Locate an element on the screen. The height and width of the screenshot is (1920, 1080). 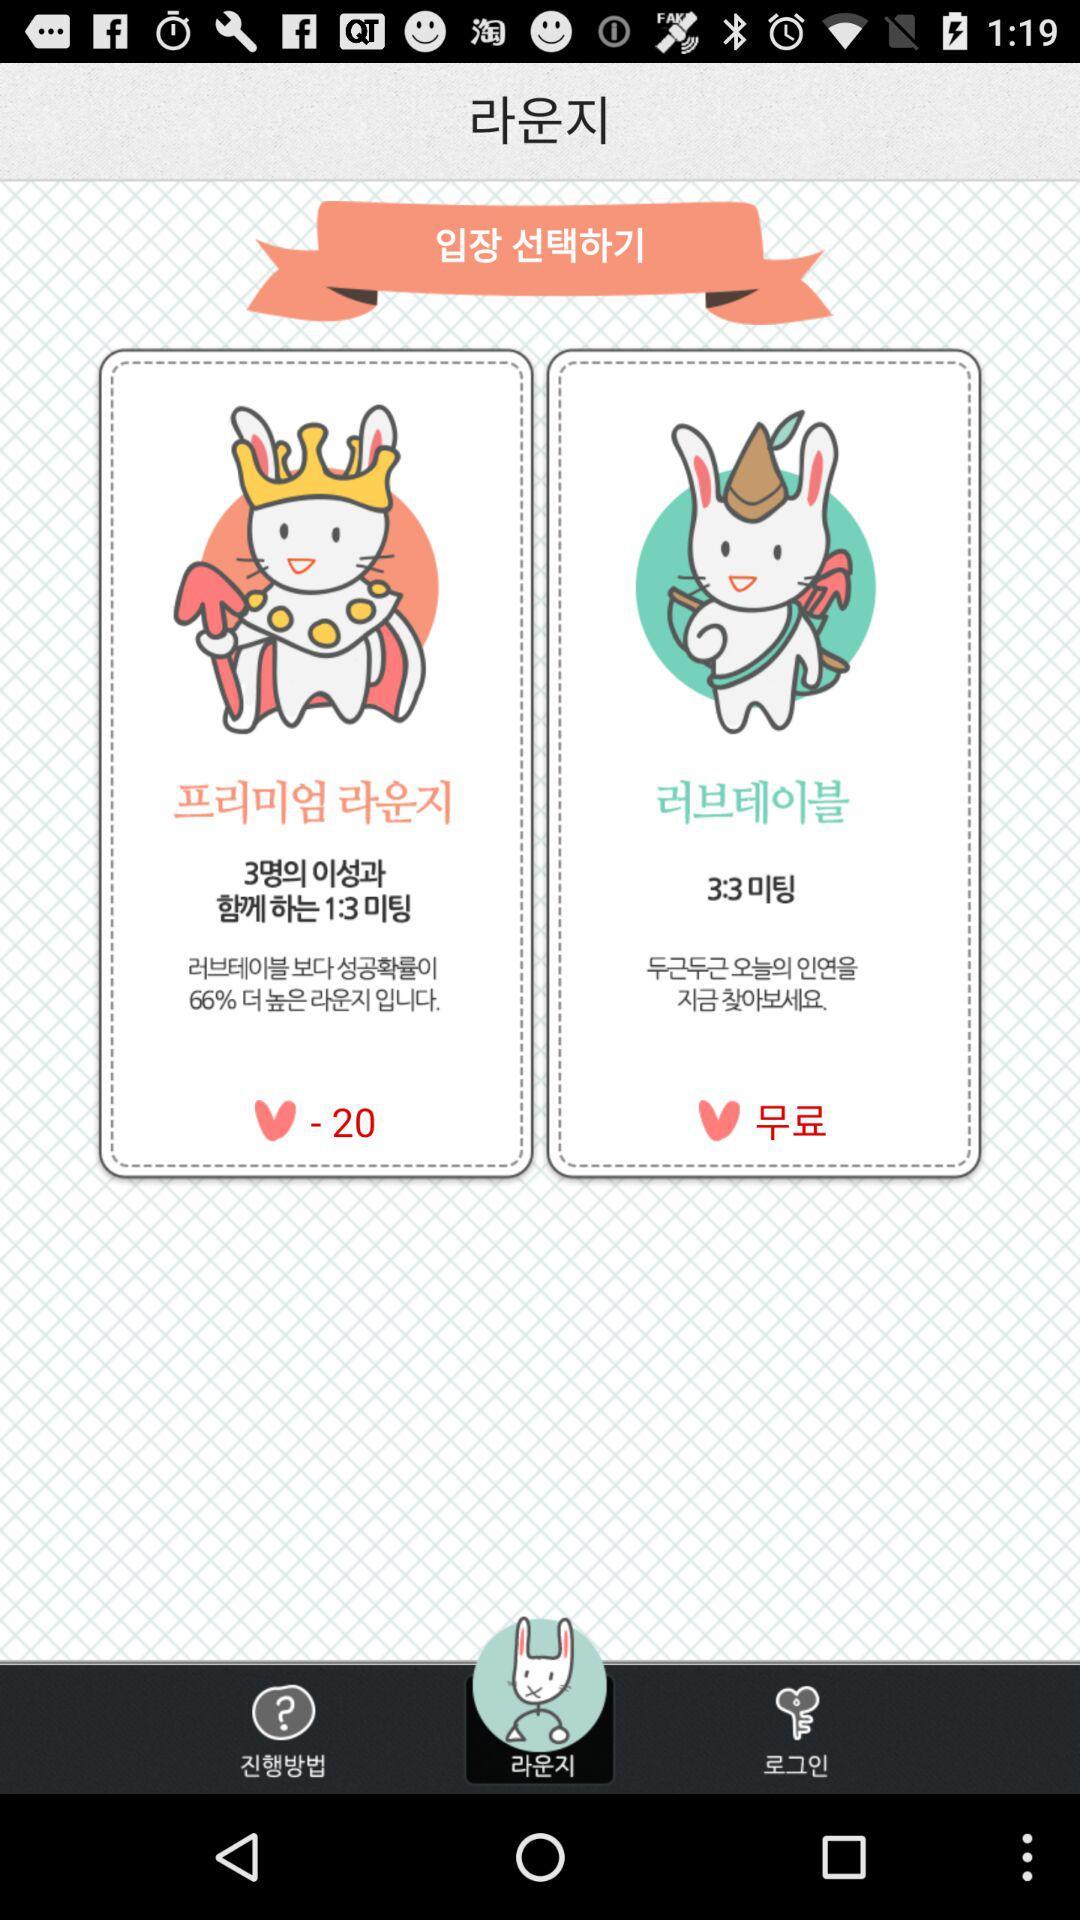
profile selection is located at coordinates (538, 1699).